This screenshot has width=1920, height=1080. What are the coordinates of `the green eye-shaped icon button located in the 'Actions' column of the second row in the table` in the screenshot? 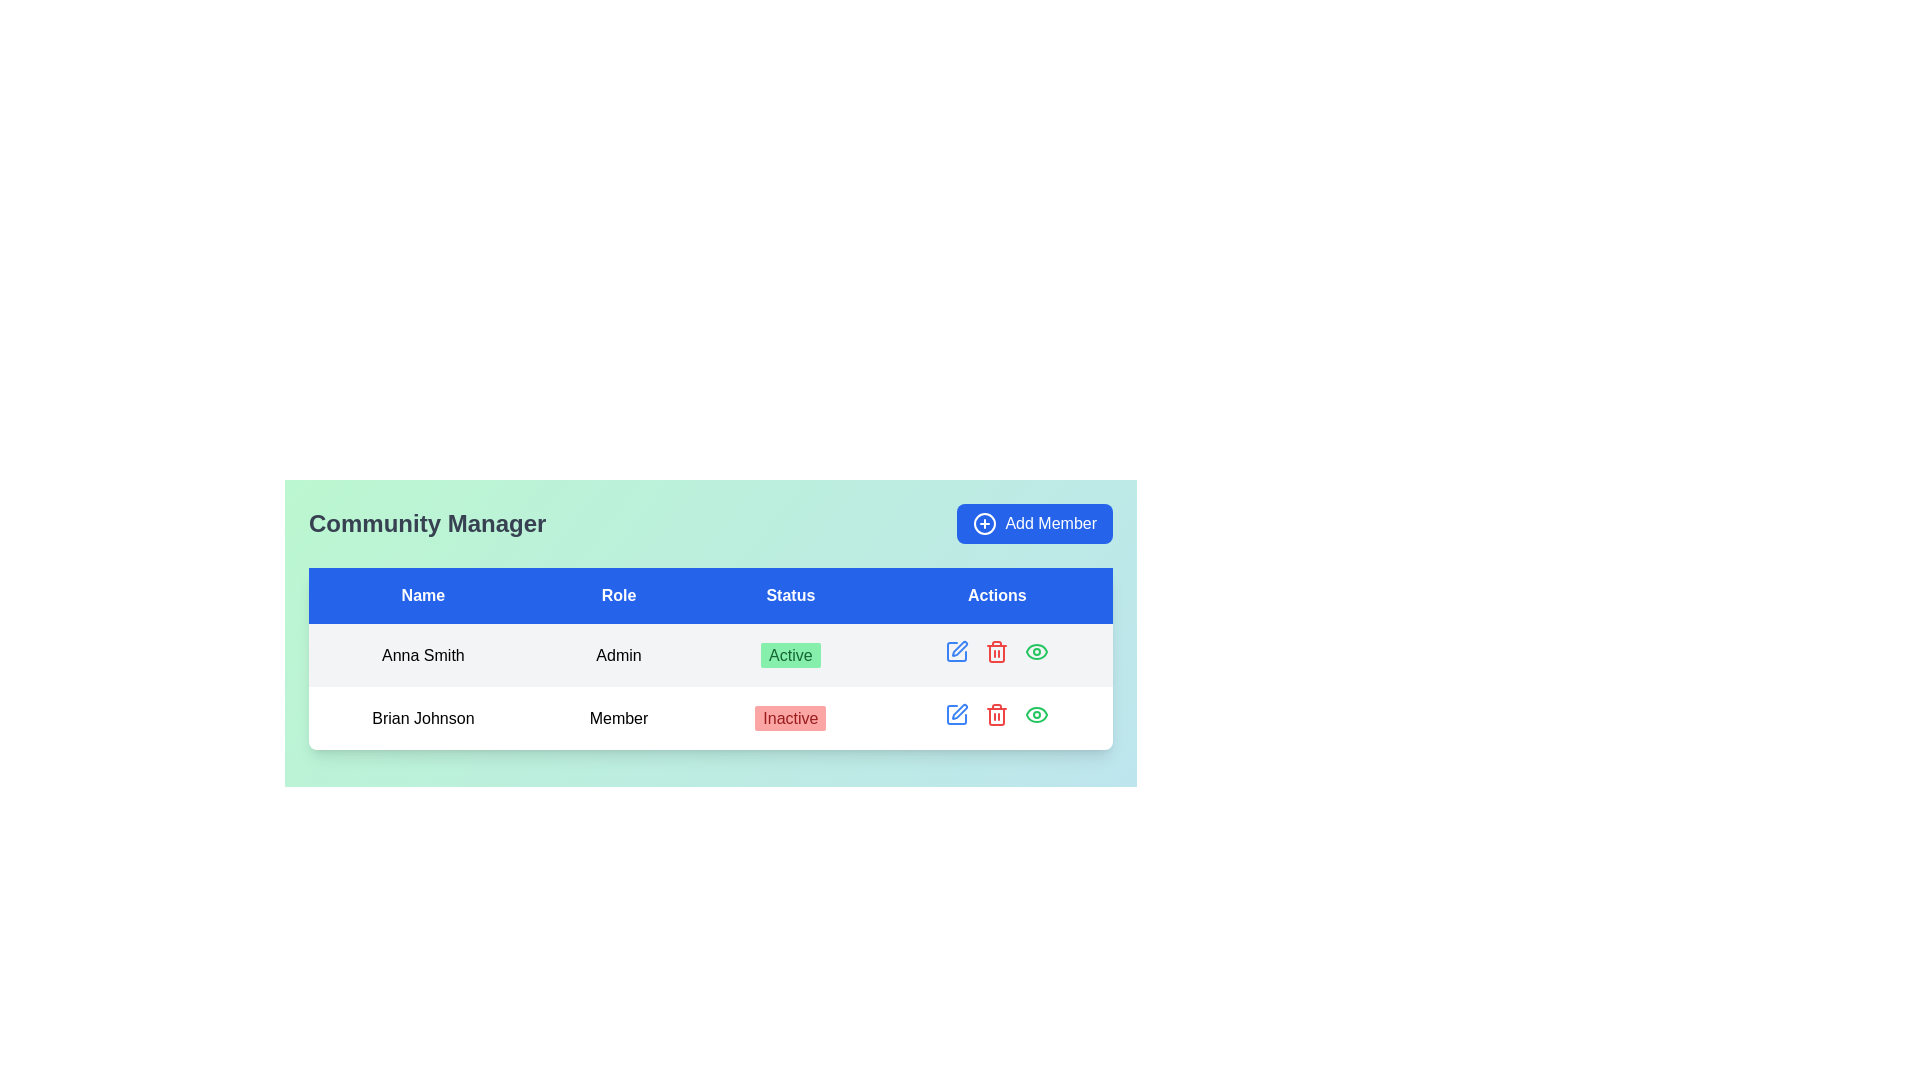 It's located at (1037, 713).